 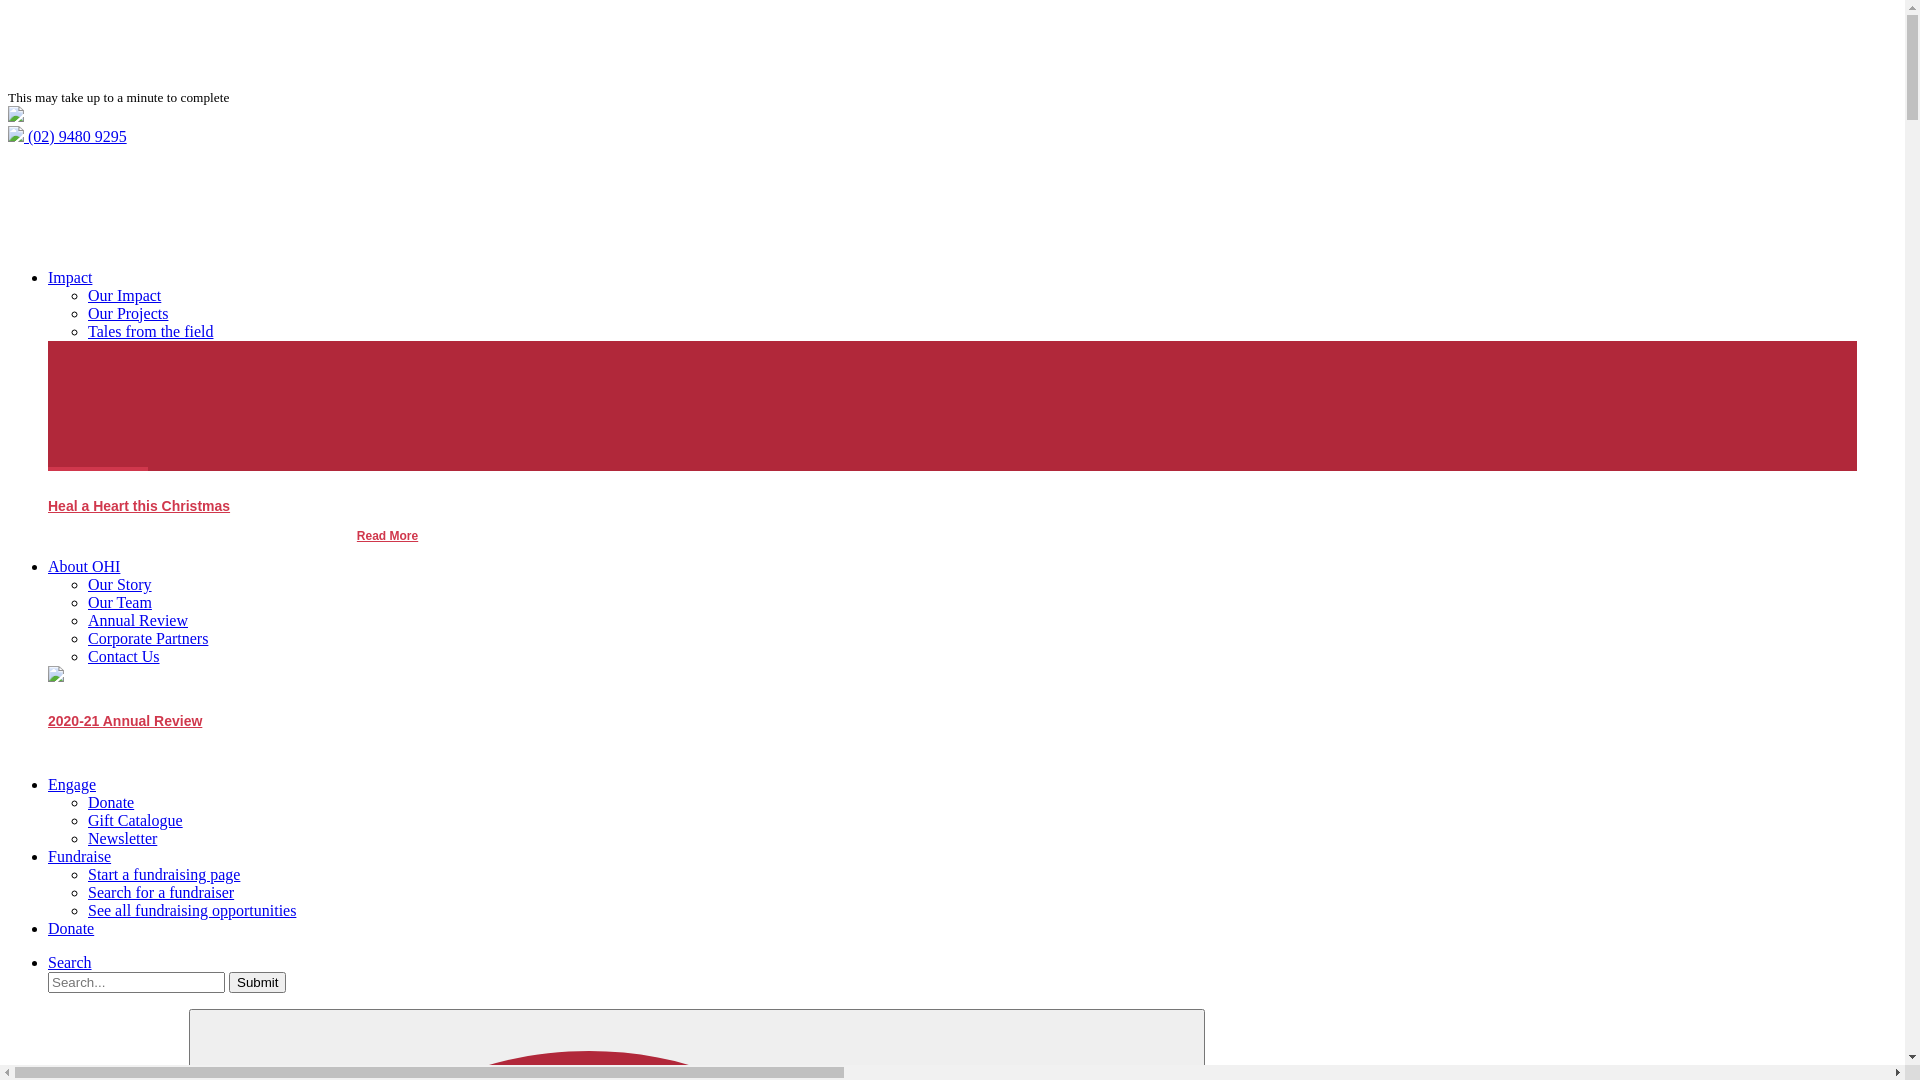 I want to click on 'Tales from the field', so click(x=86, y=330).